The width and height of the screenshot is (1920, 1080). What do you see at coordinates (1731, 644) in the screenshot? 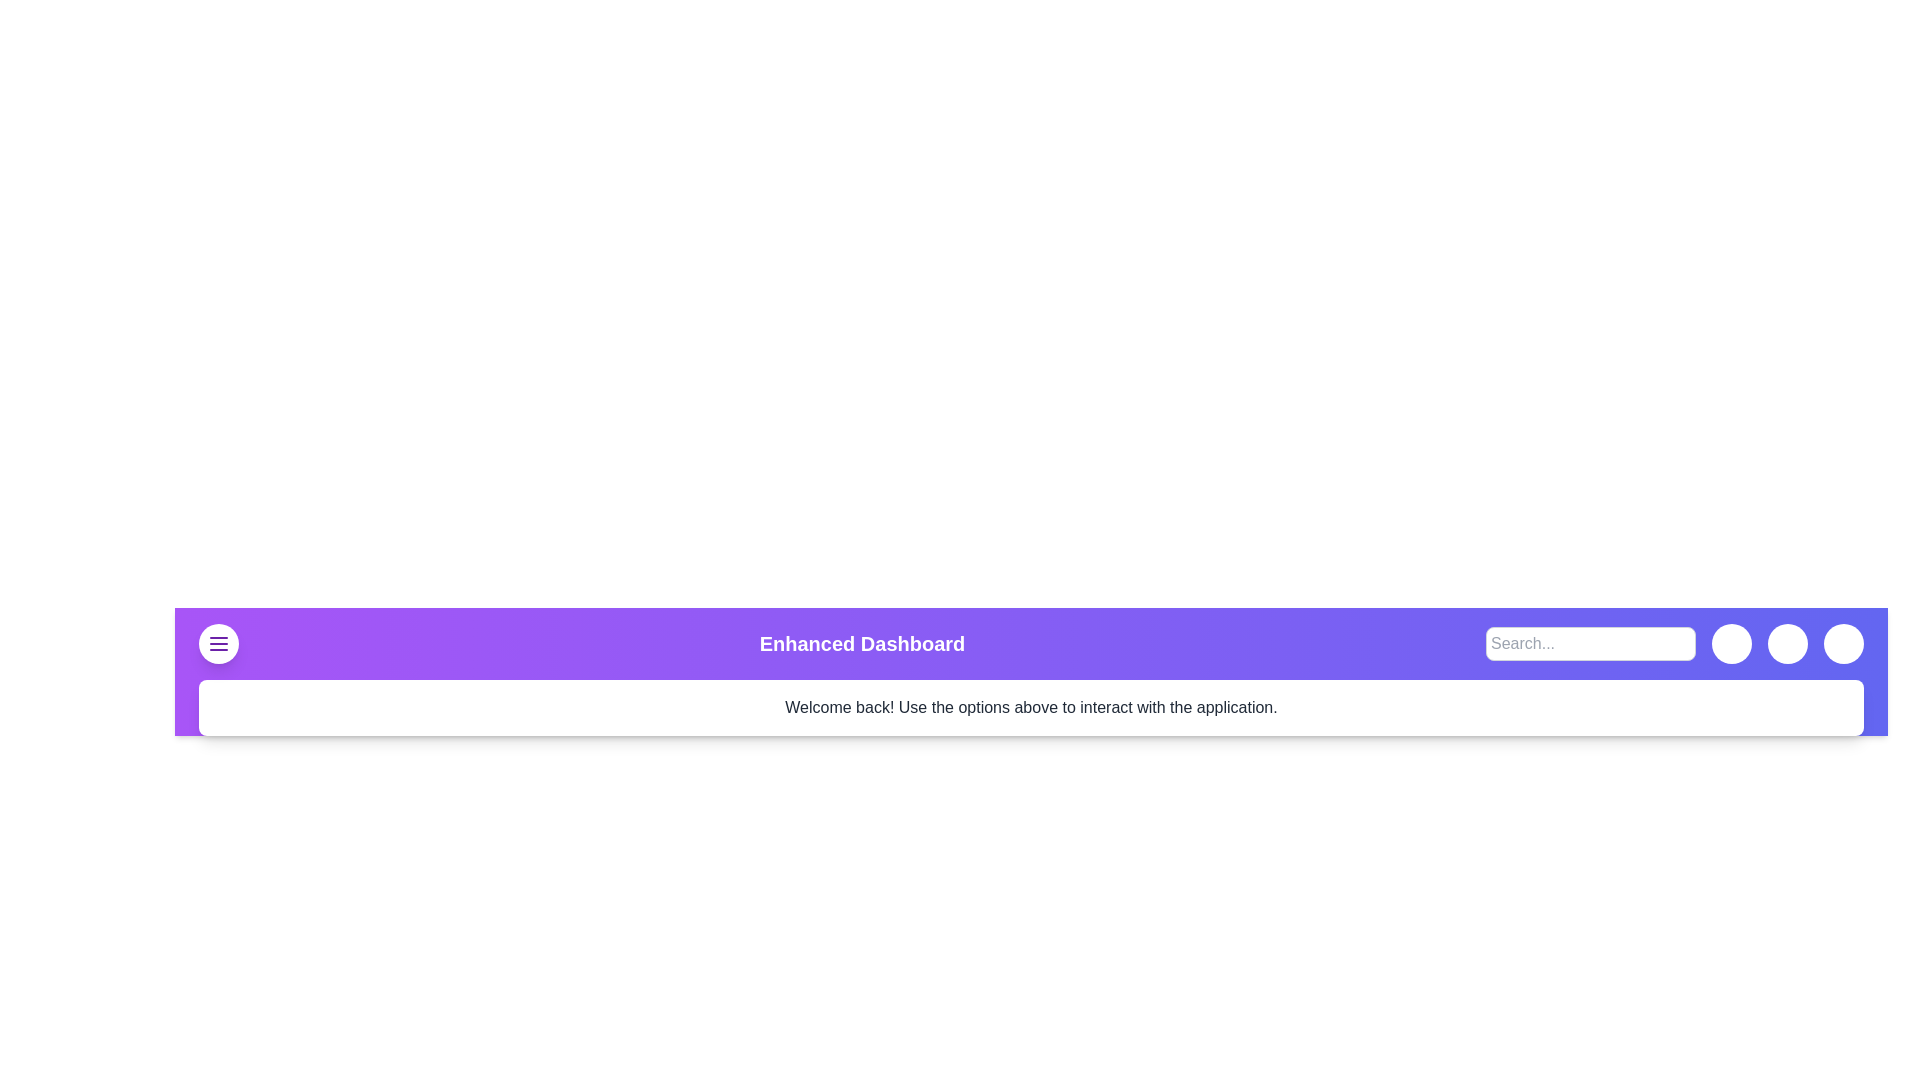
I see `message button to trigger its functionality` at bounding box center [1731, 644].